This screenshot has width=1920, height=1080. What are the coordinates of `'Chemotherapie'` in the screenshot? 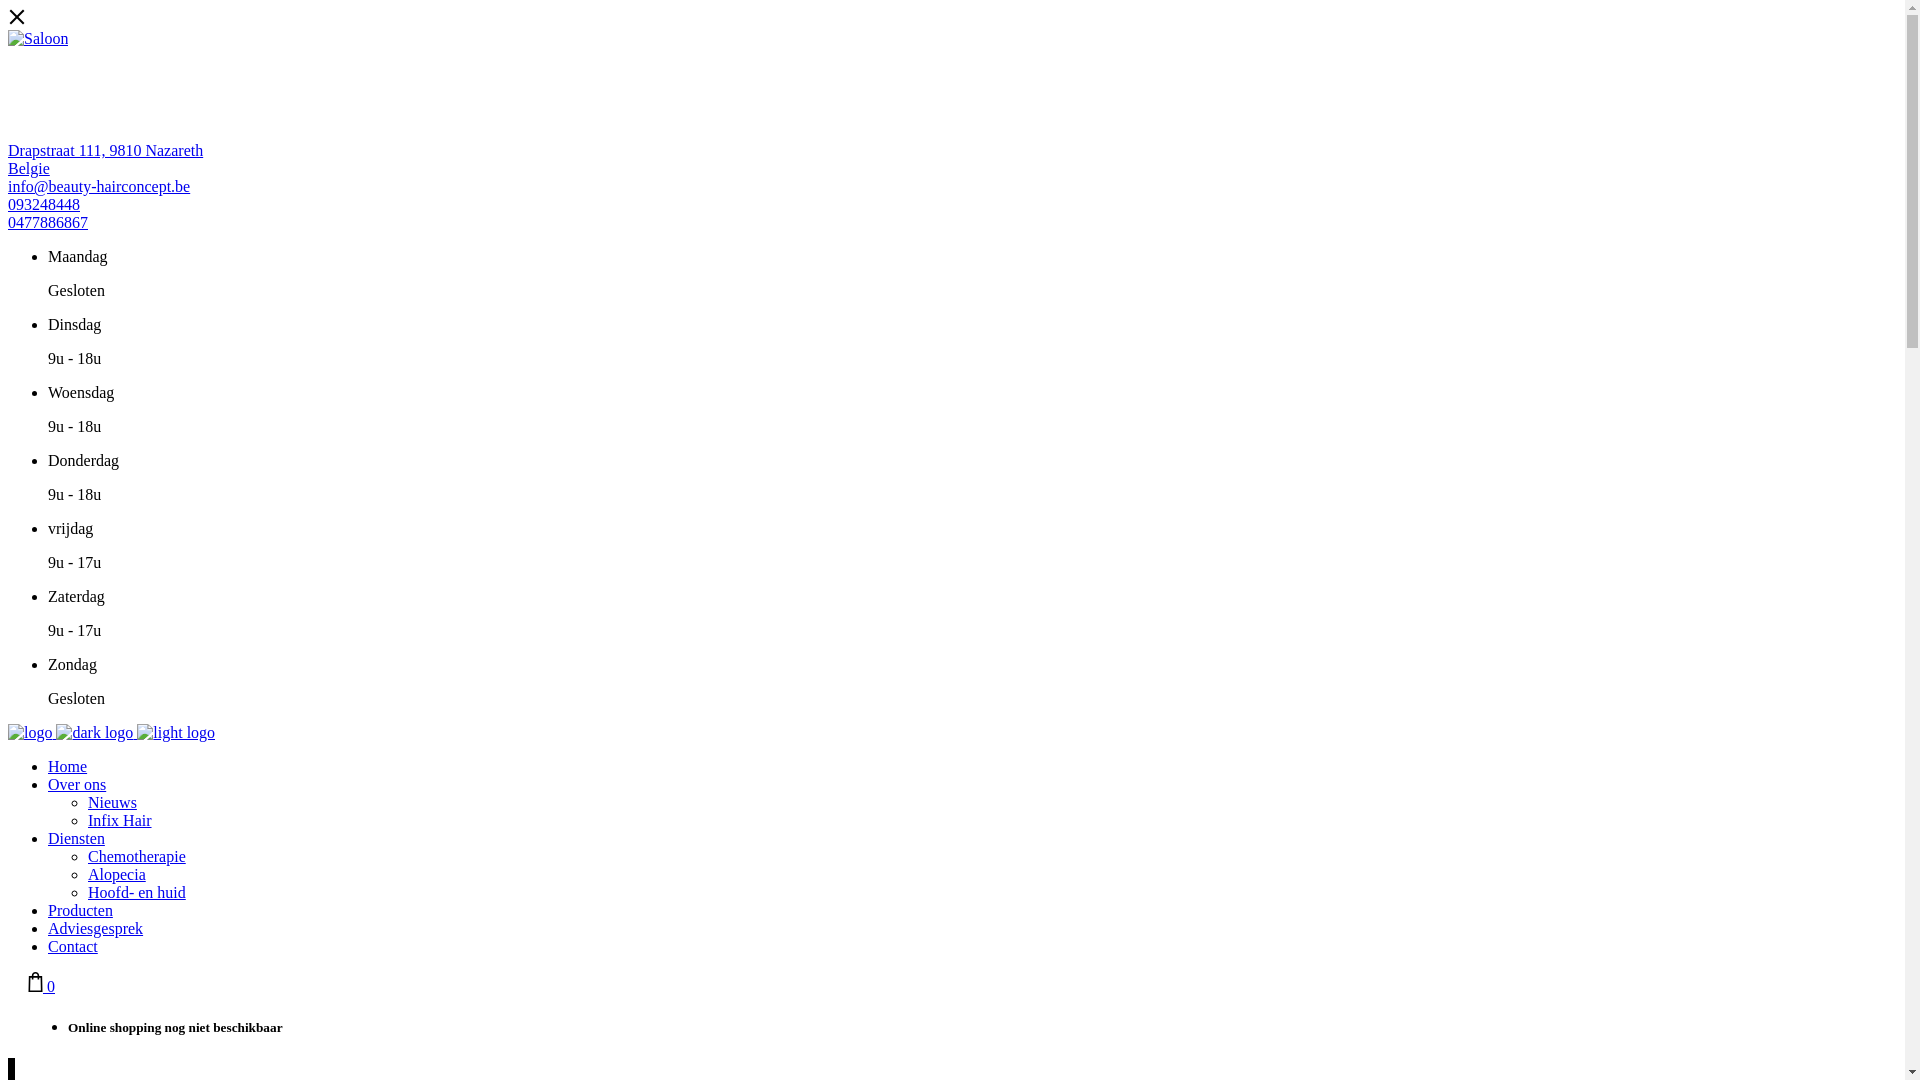 It's located at (86, 855).